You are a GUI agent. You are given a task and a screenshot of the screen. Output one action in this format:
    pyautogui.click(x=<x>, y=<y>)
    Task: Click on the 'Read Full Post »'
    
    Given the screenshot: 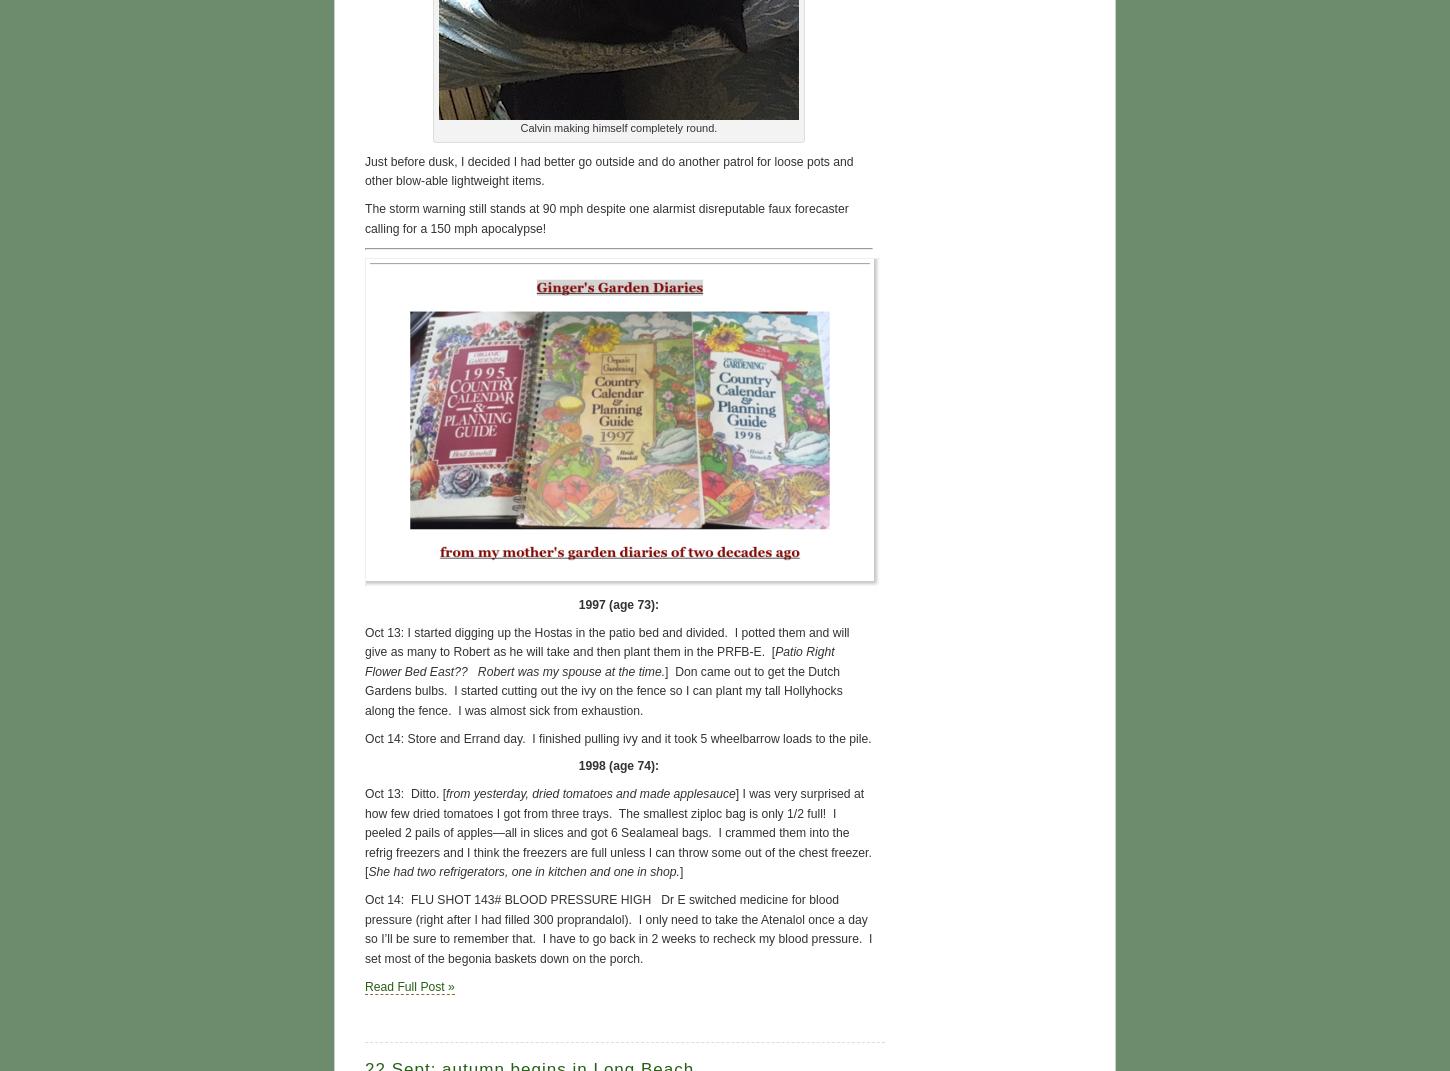 What is the action you would take?
    pyautogui.click(x=408, y=984)
    